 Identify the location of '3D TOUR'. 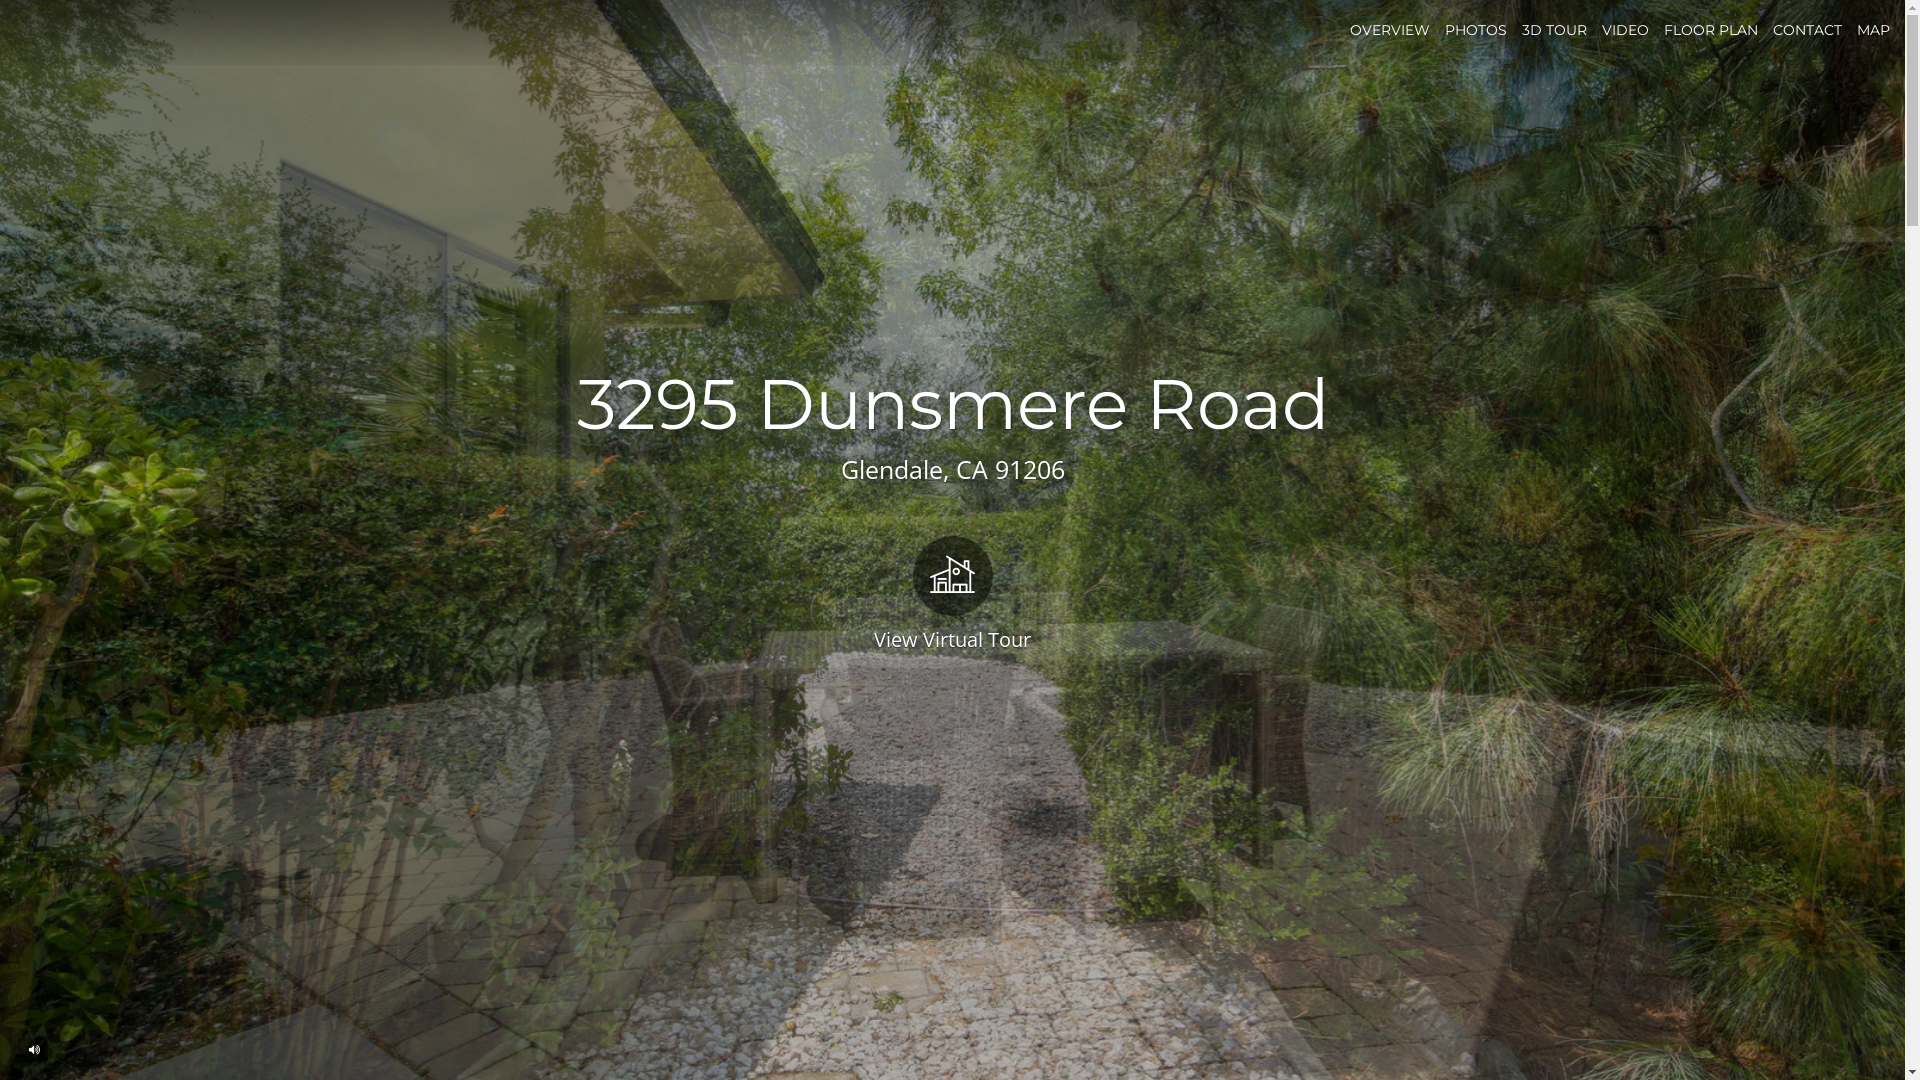
(1553, 30).